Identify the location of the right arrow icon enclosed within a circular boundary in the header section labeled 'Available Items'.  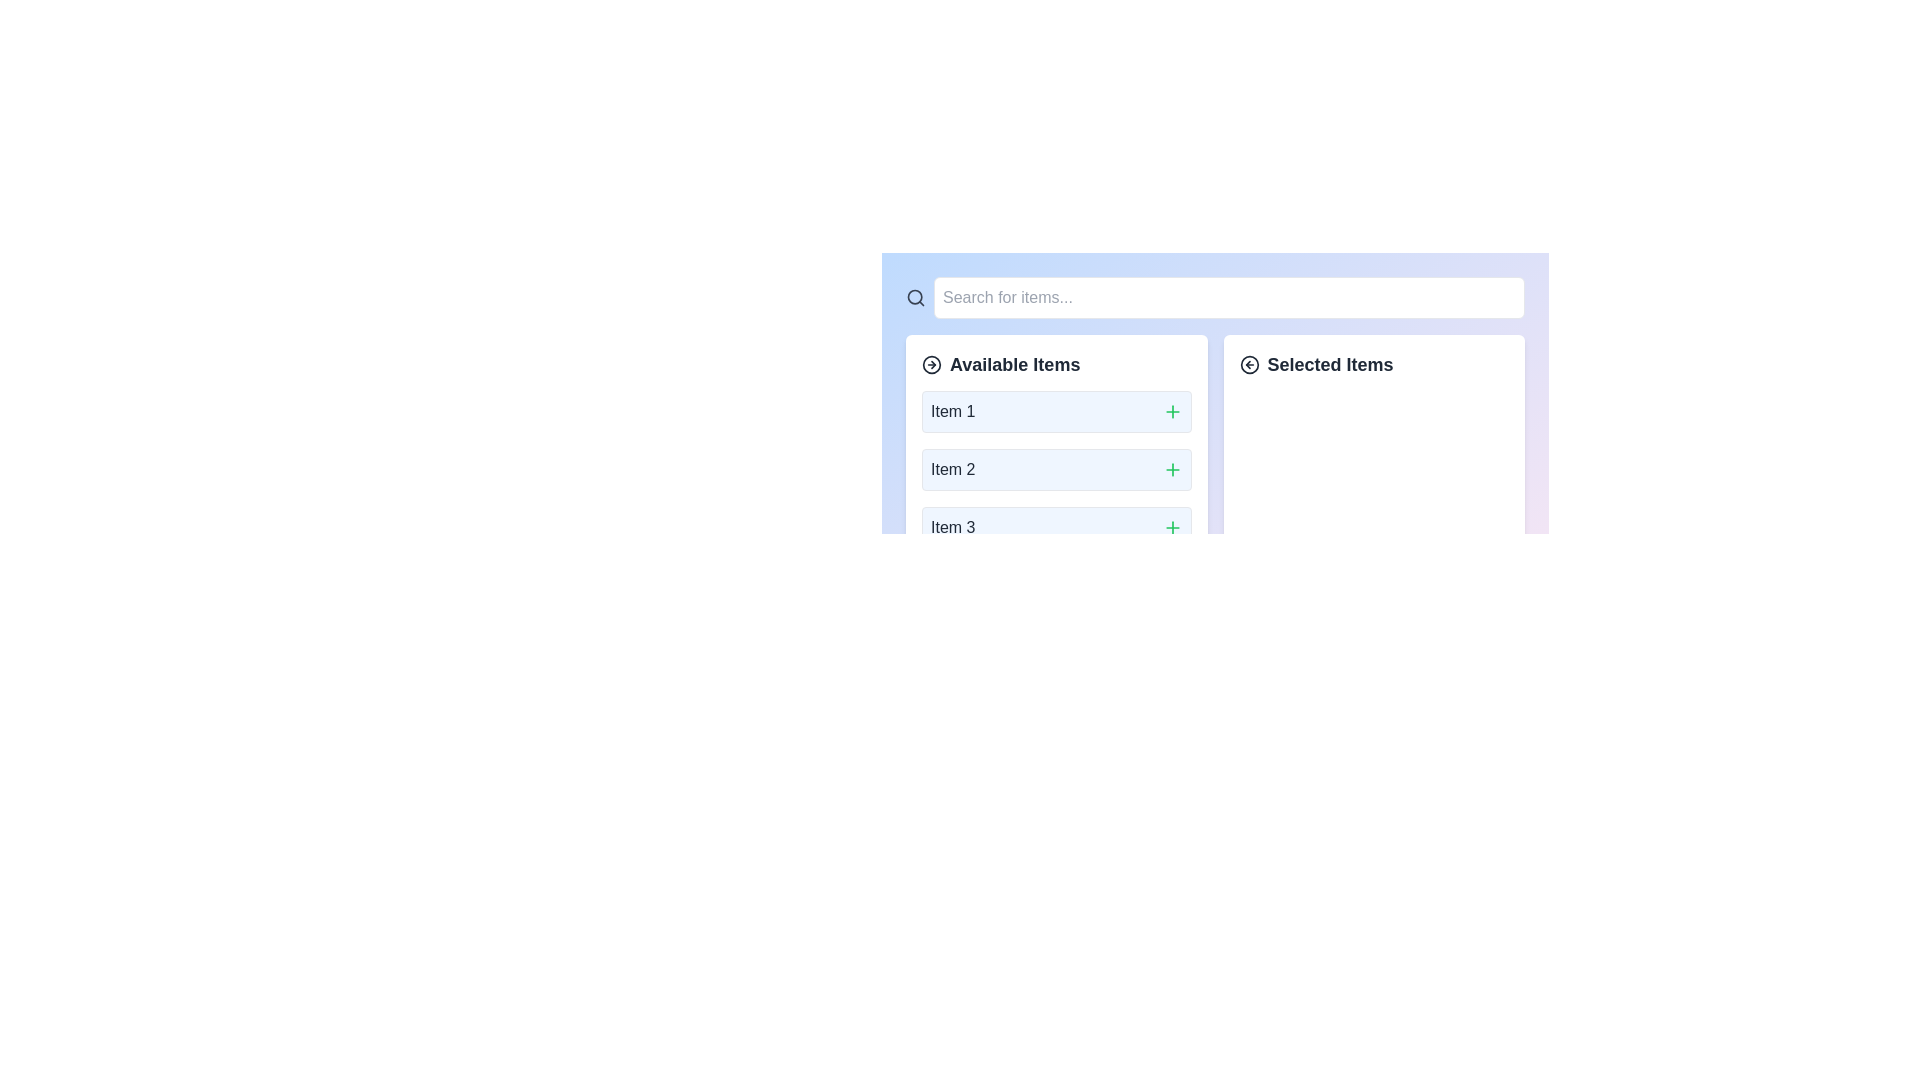
(930, 365).